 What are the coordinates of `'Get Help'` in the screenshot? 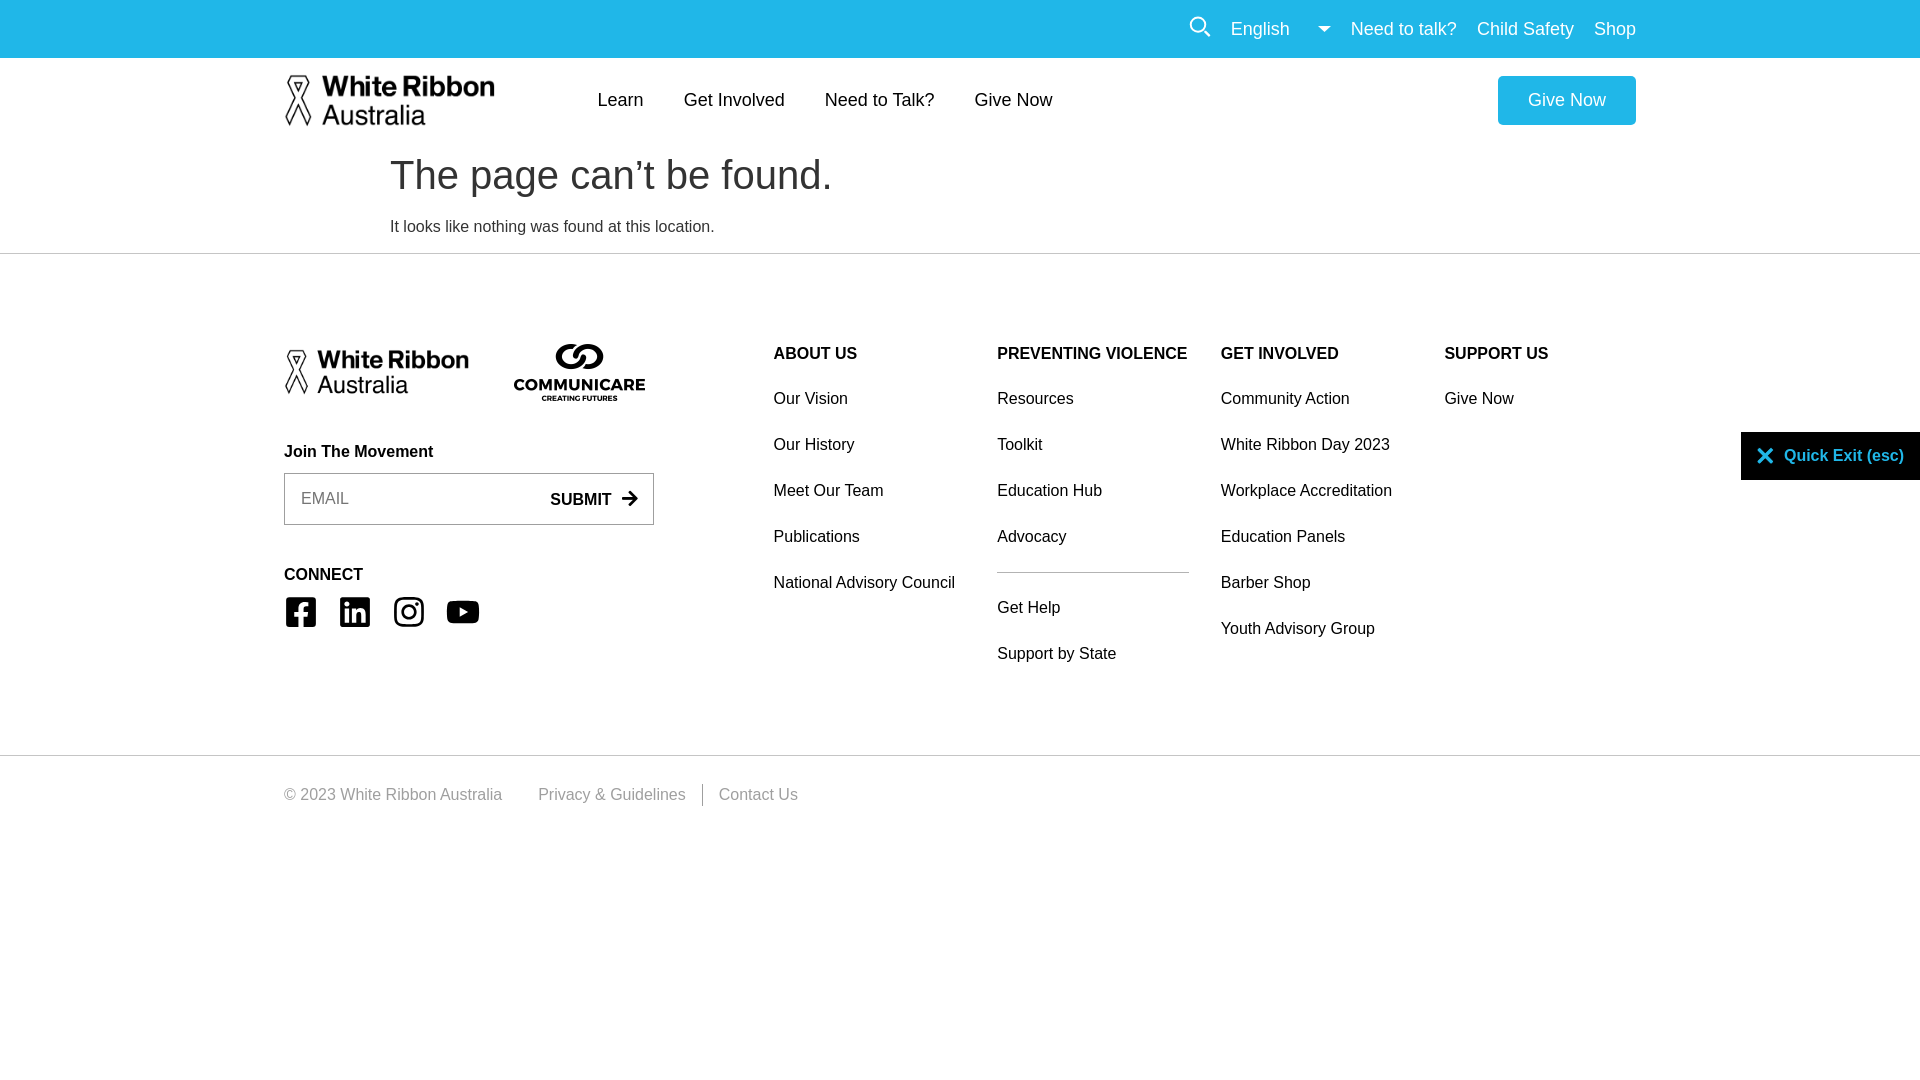 It's located at (1092, 607).